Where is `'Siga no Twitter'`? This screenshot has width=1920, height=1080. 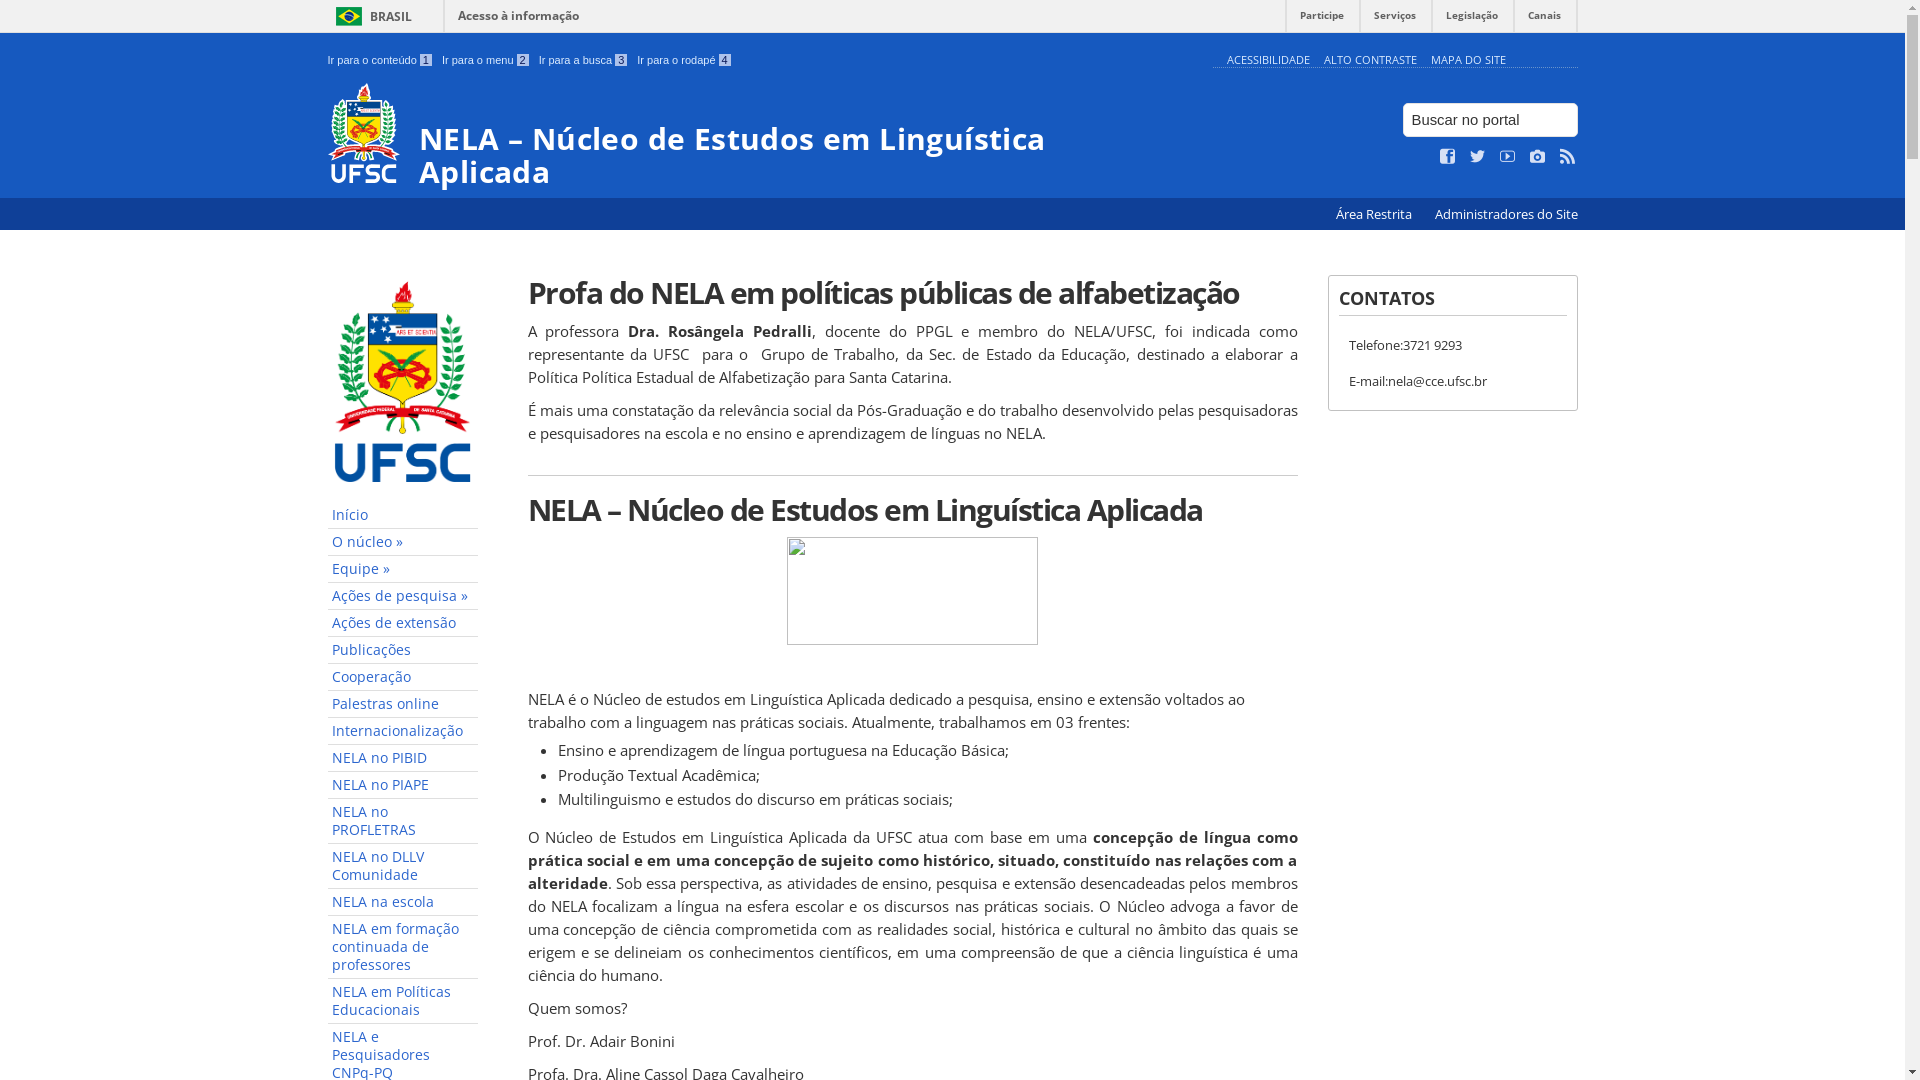
'Siga no Twitter' is located at coordinates (1478, 156).